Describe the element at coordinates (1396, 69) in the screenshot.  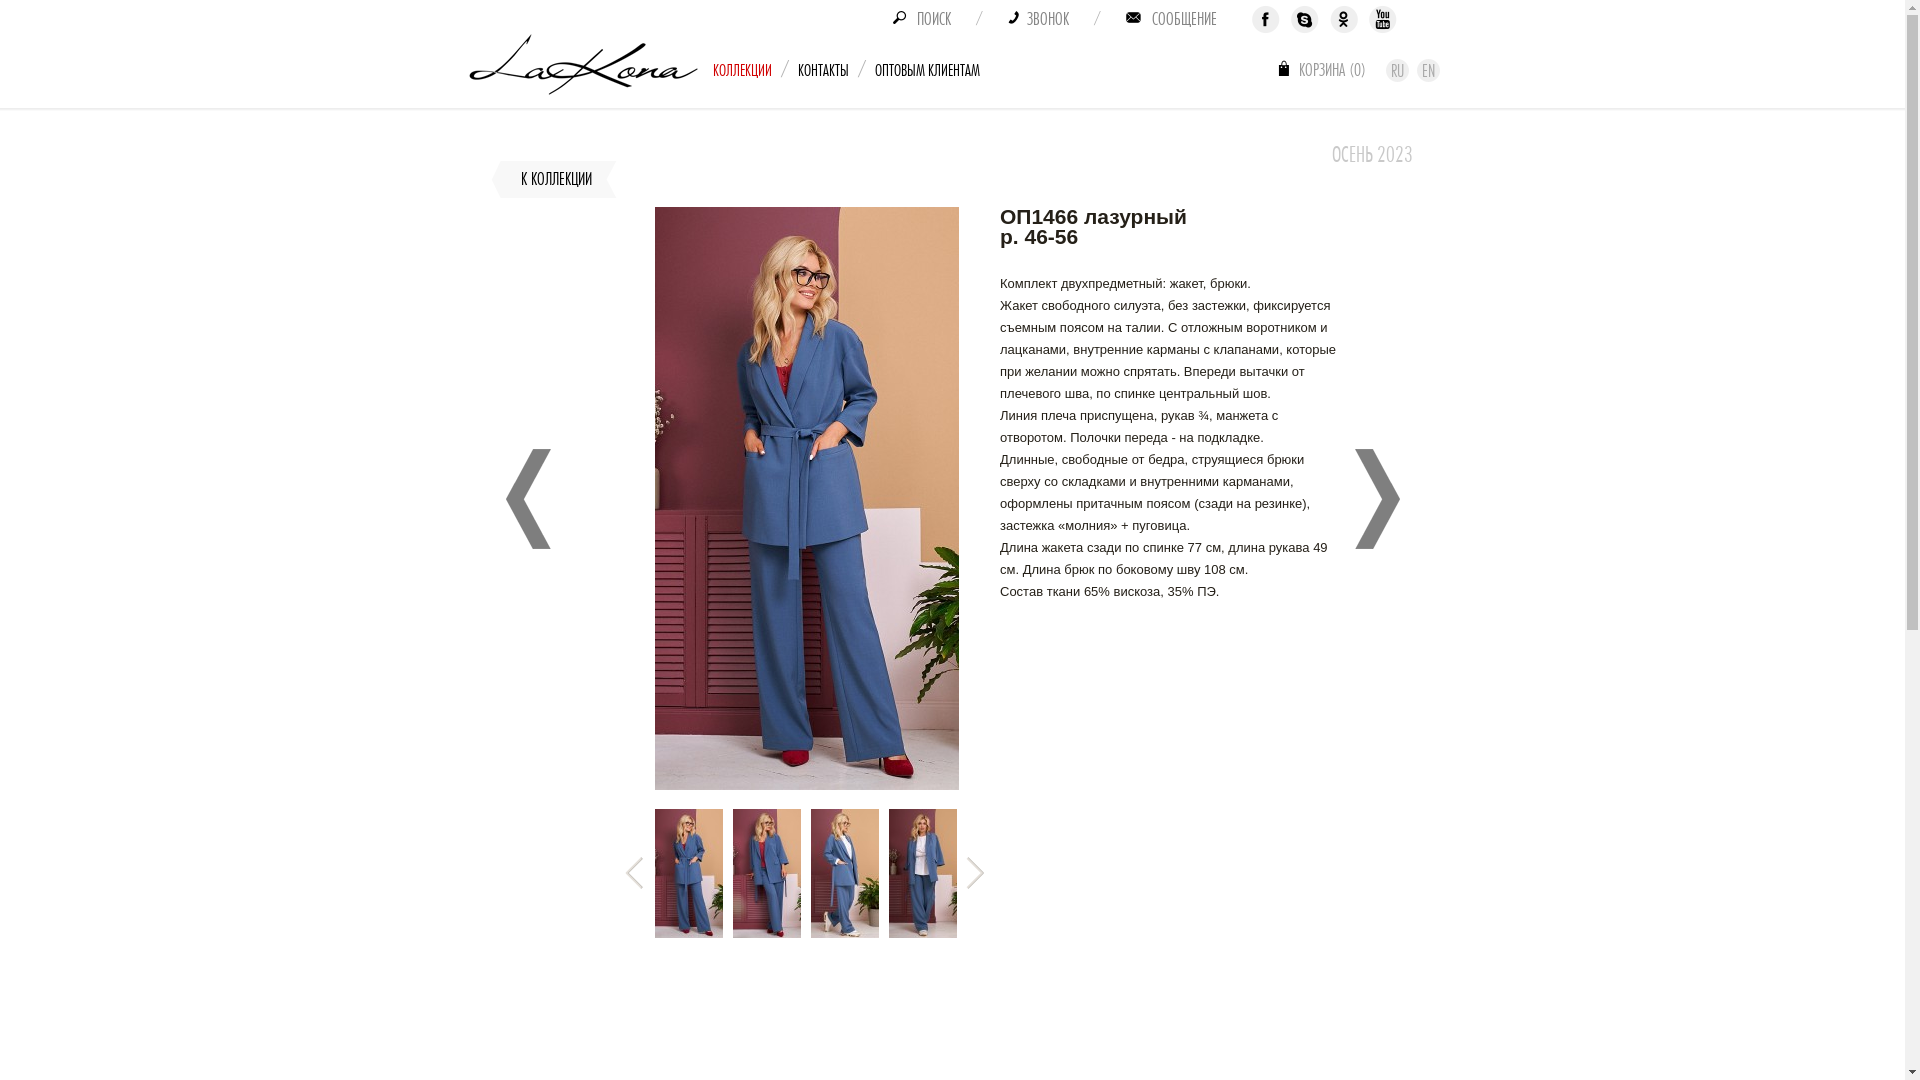
I see `'RU'` at that location.